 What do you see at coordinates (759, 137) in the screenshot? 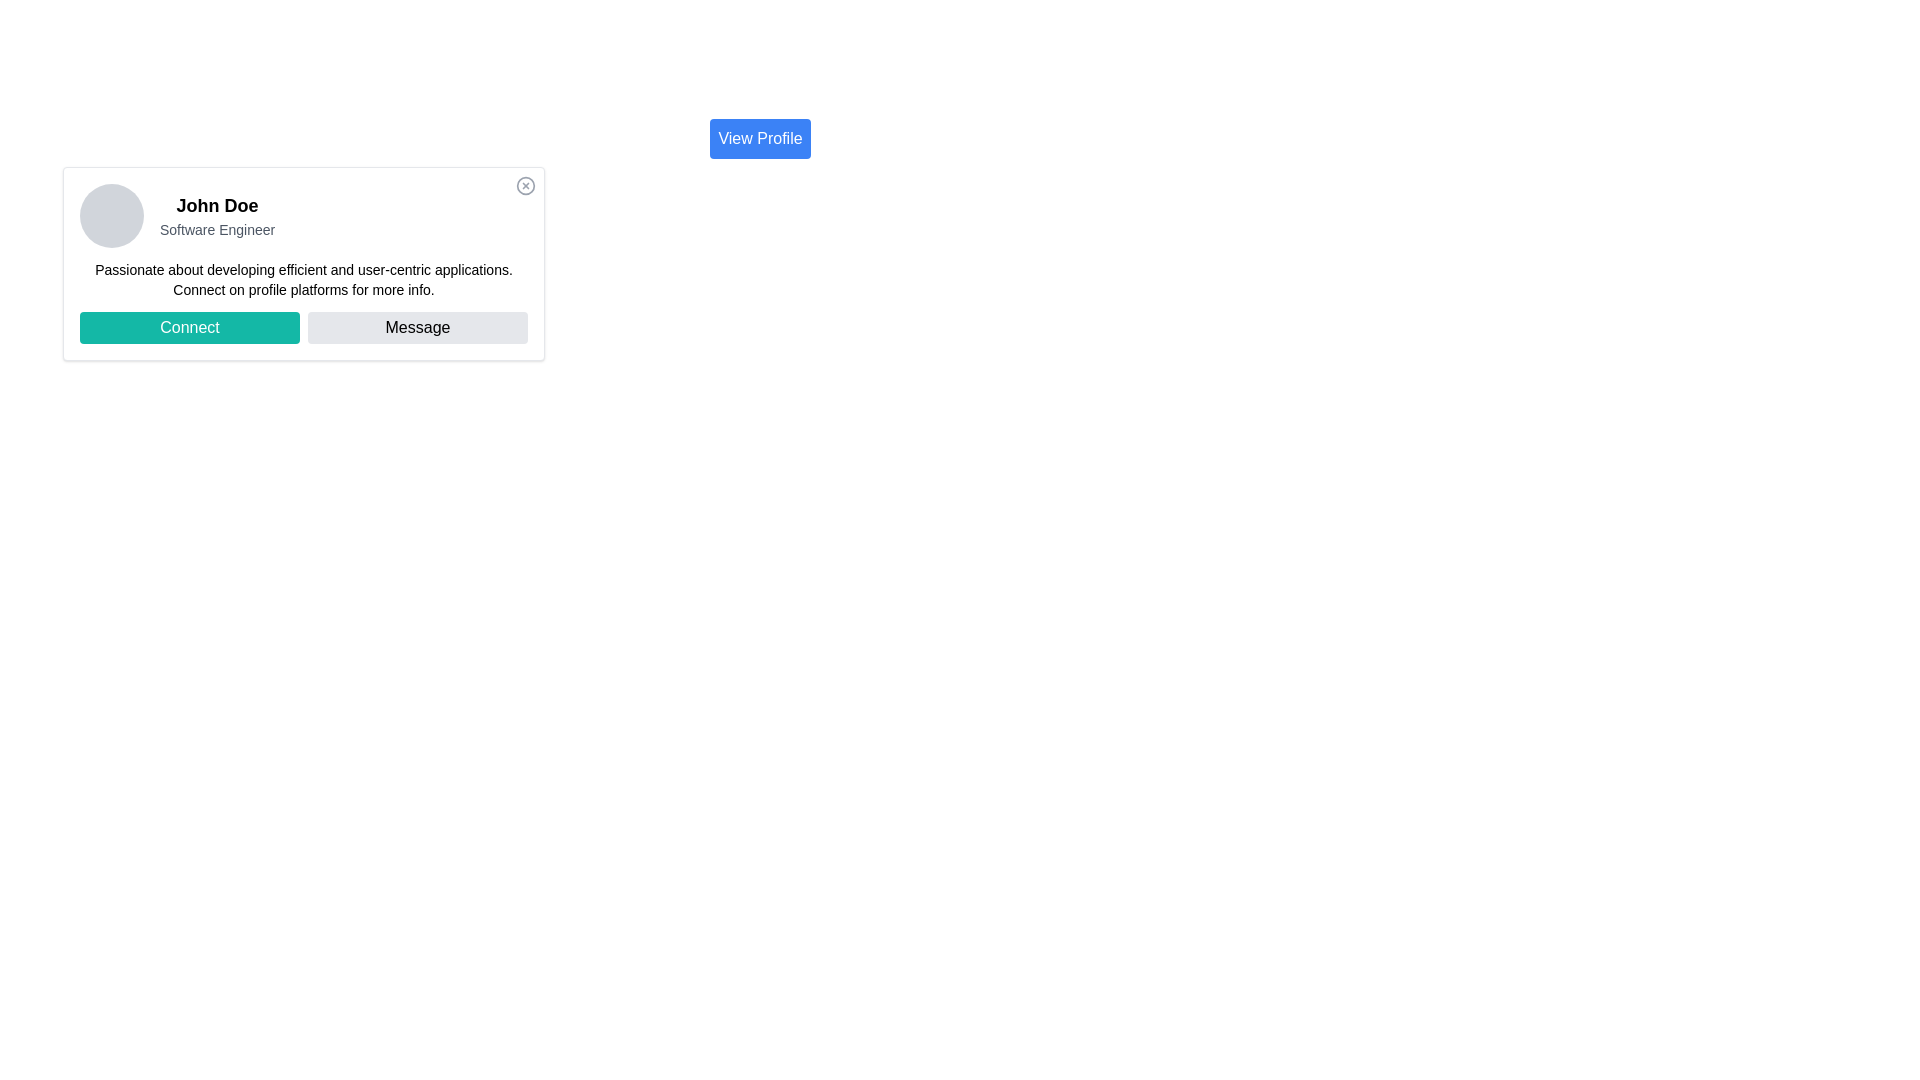
I see `the user profile view button located at the top center of the page layout` at bounding box center [759, 137].